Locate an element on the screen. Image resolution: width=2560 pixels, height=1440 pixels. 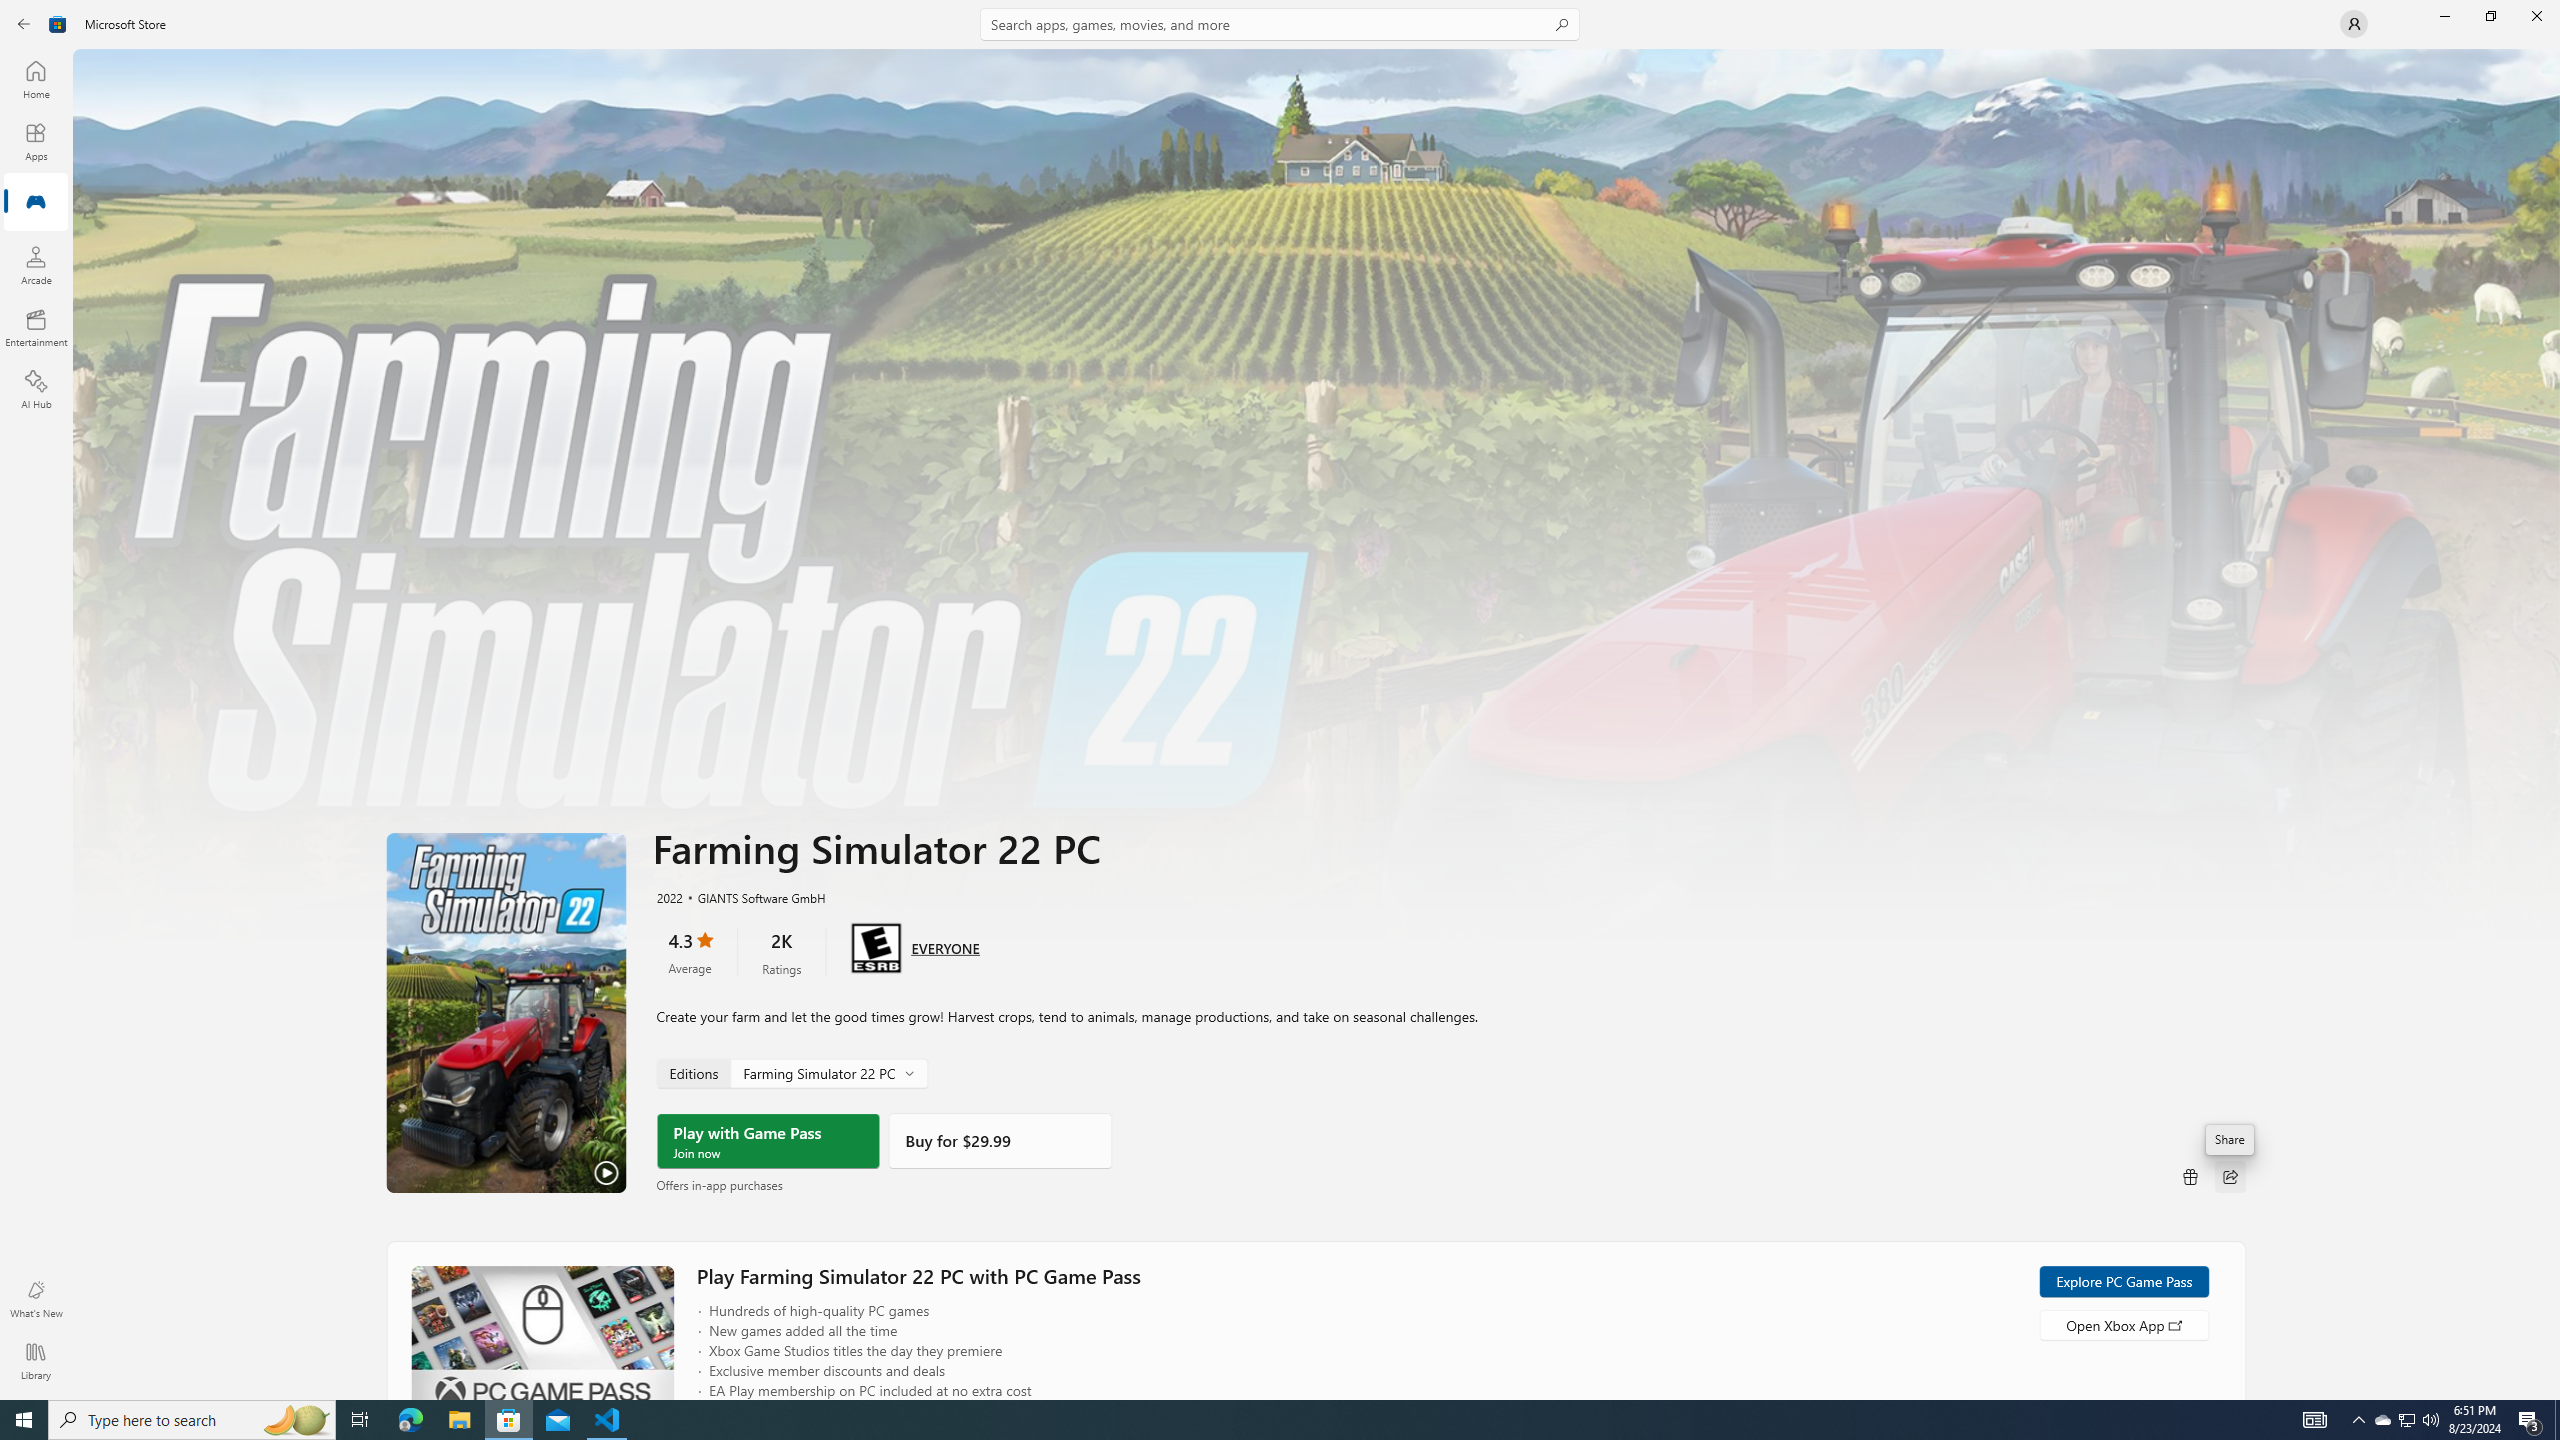
'Open Xbox App' is located at coordinates (2123, 1324).